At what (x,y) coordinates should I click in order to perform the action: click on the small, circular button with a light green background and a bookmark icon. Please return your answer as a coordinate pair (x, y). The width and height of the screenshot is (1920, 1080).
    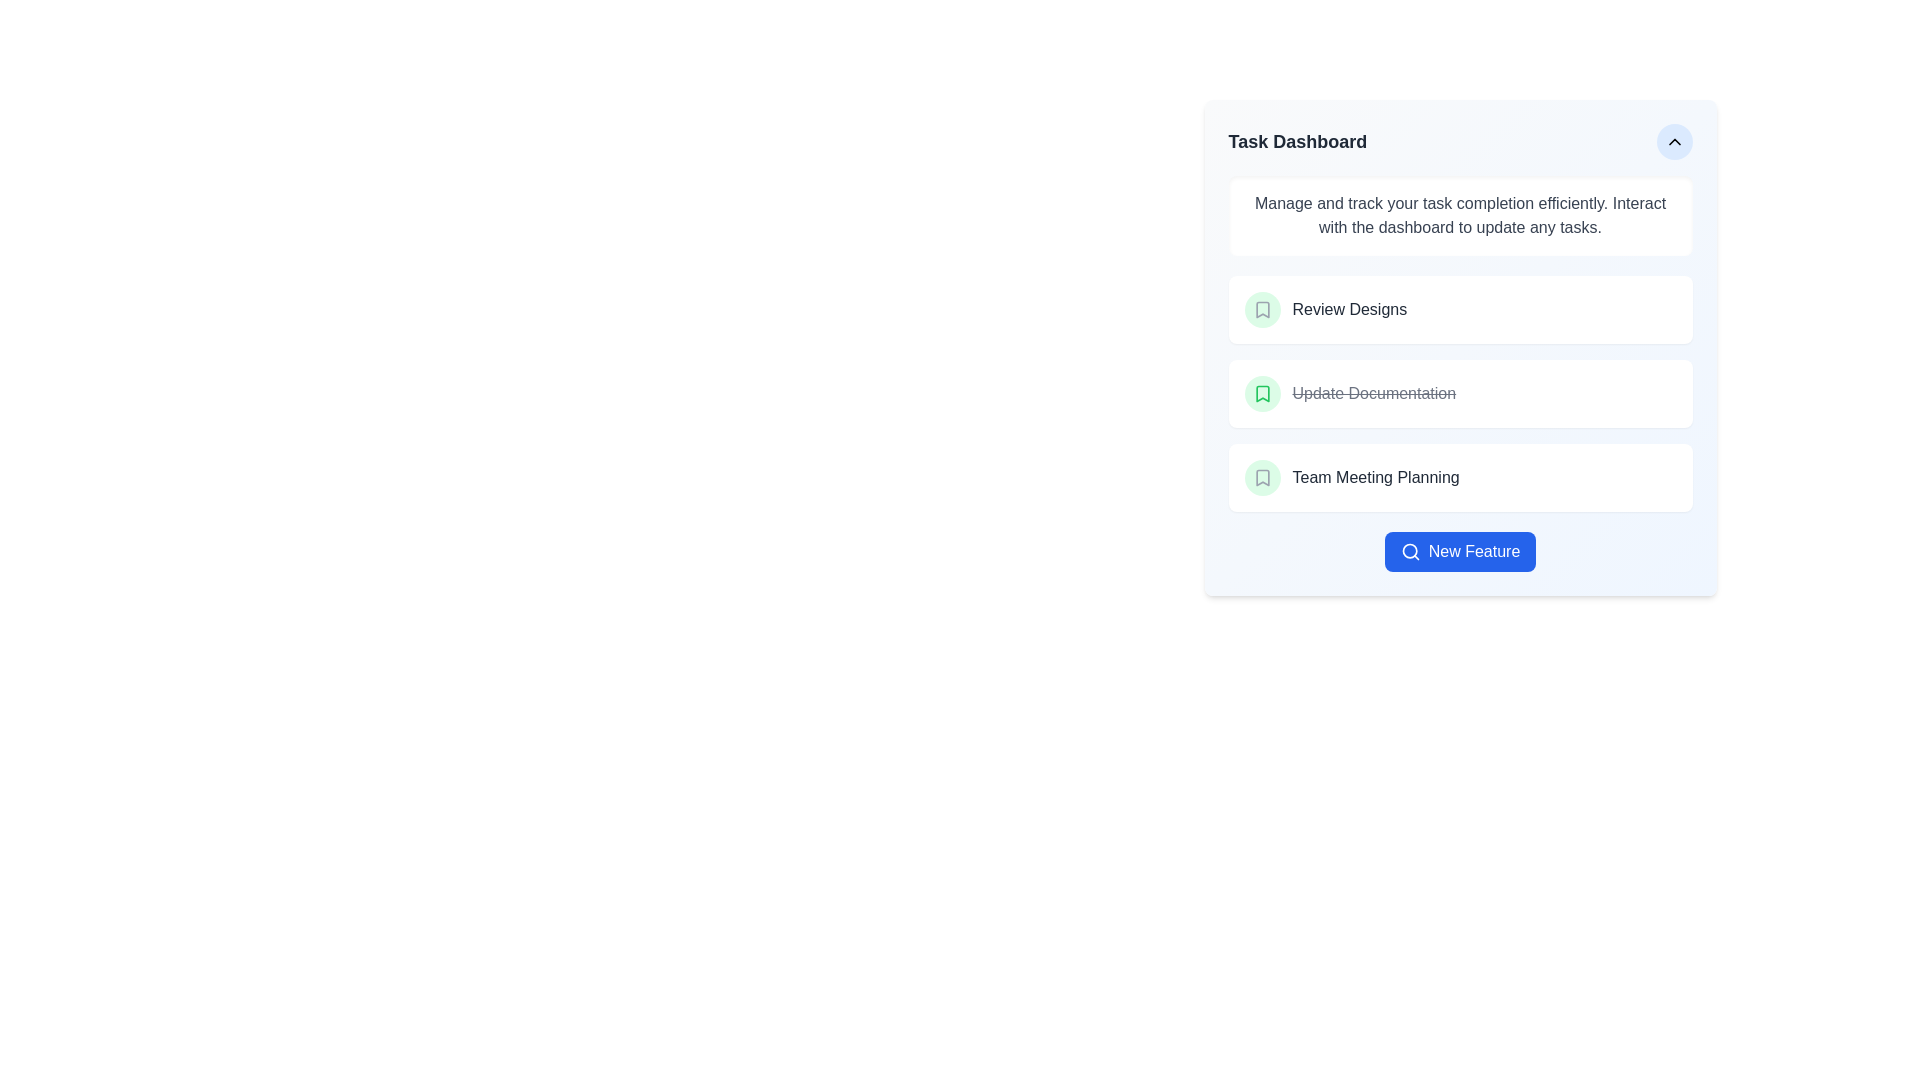
    Looking at the image, I should click on (1261, 309).